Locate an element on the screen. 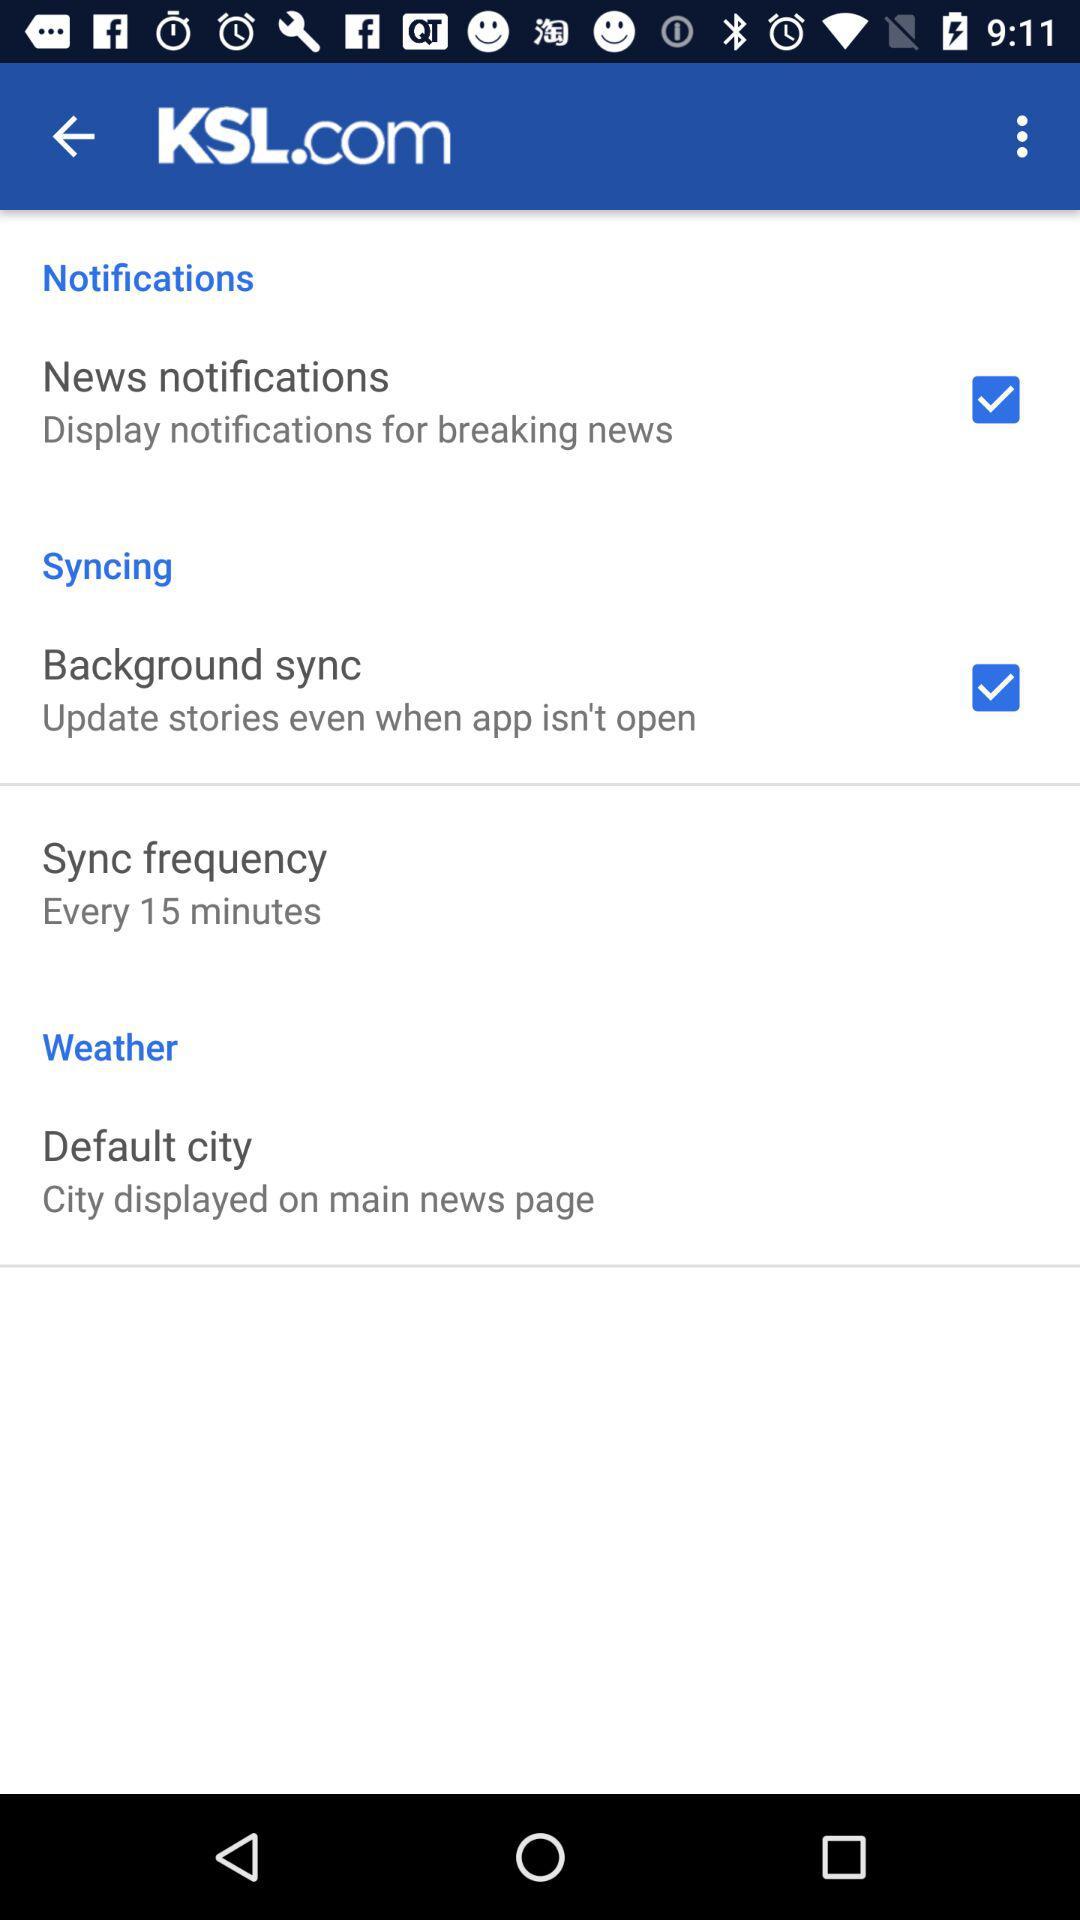 The width and height of the screenshot is (1080, 1920). icon above the update stories even is located at coordinates (201, 662).